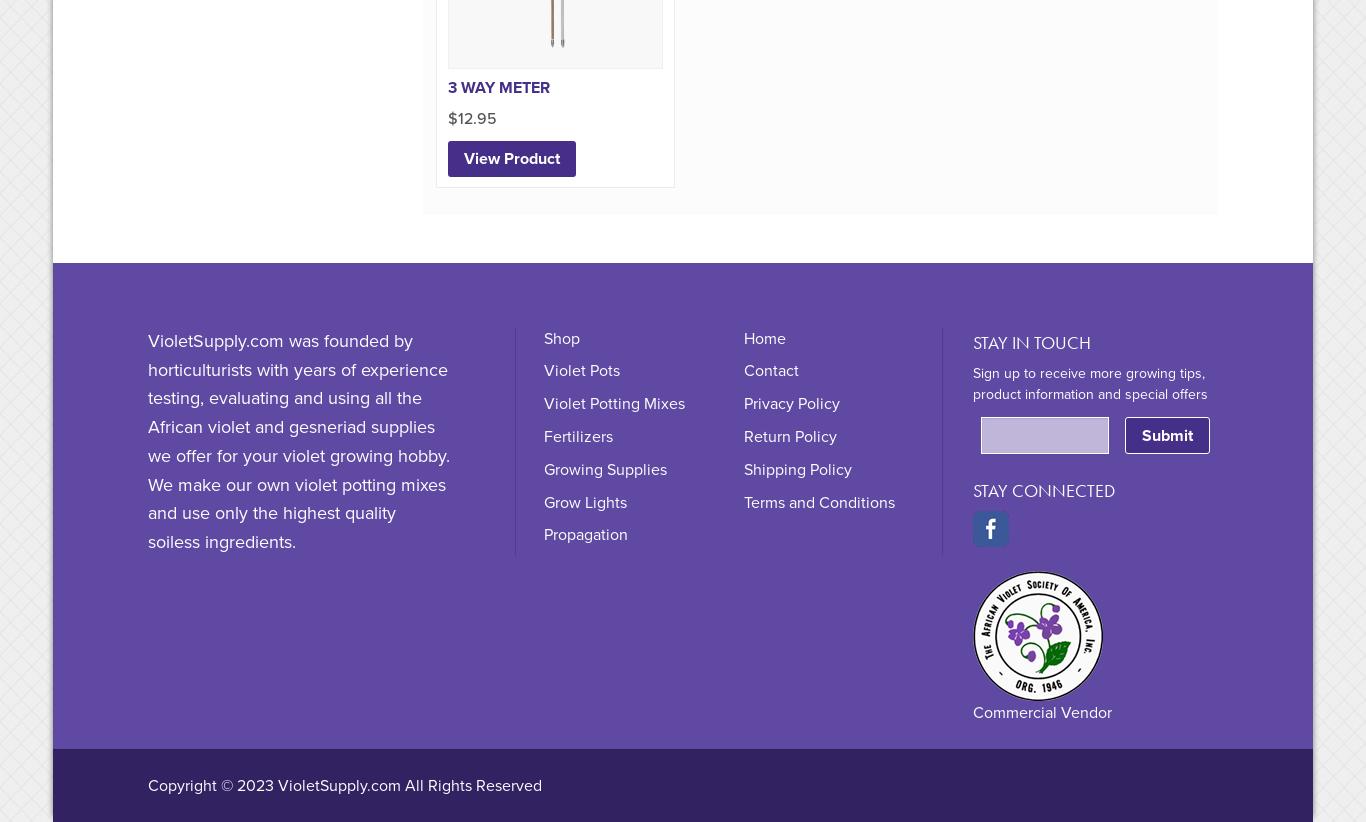  Describe the element at coordinates (742, 404) in the screenshot. I see `'Privacy Policy'` at that location.